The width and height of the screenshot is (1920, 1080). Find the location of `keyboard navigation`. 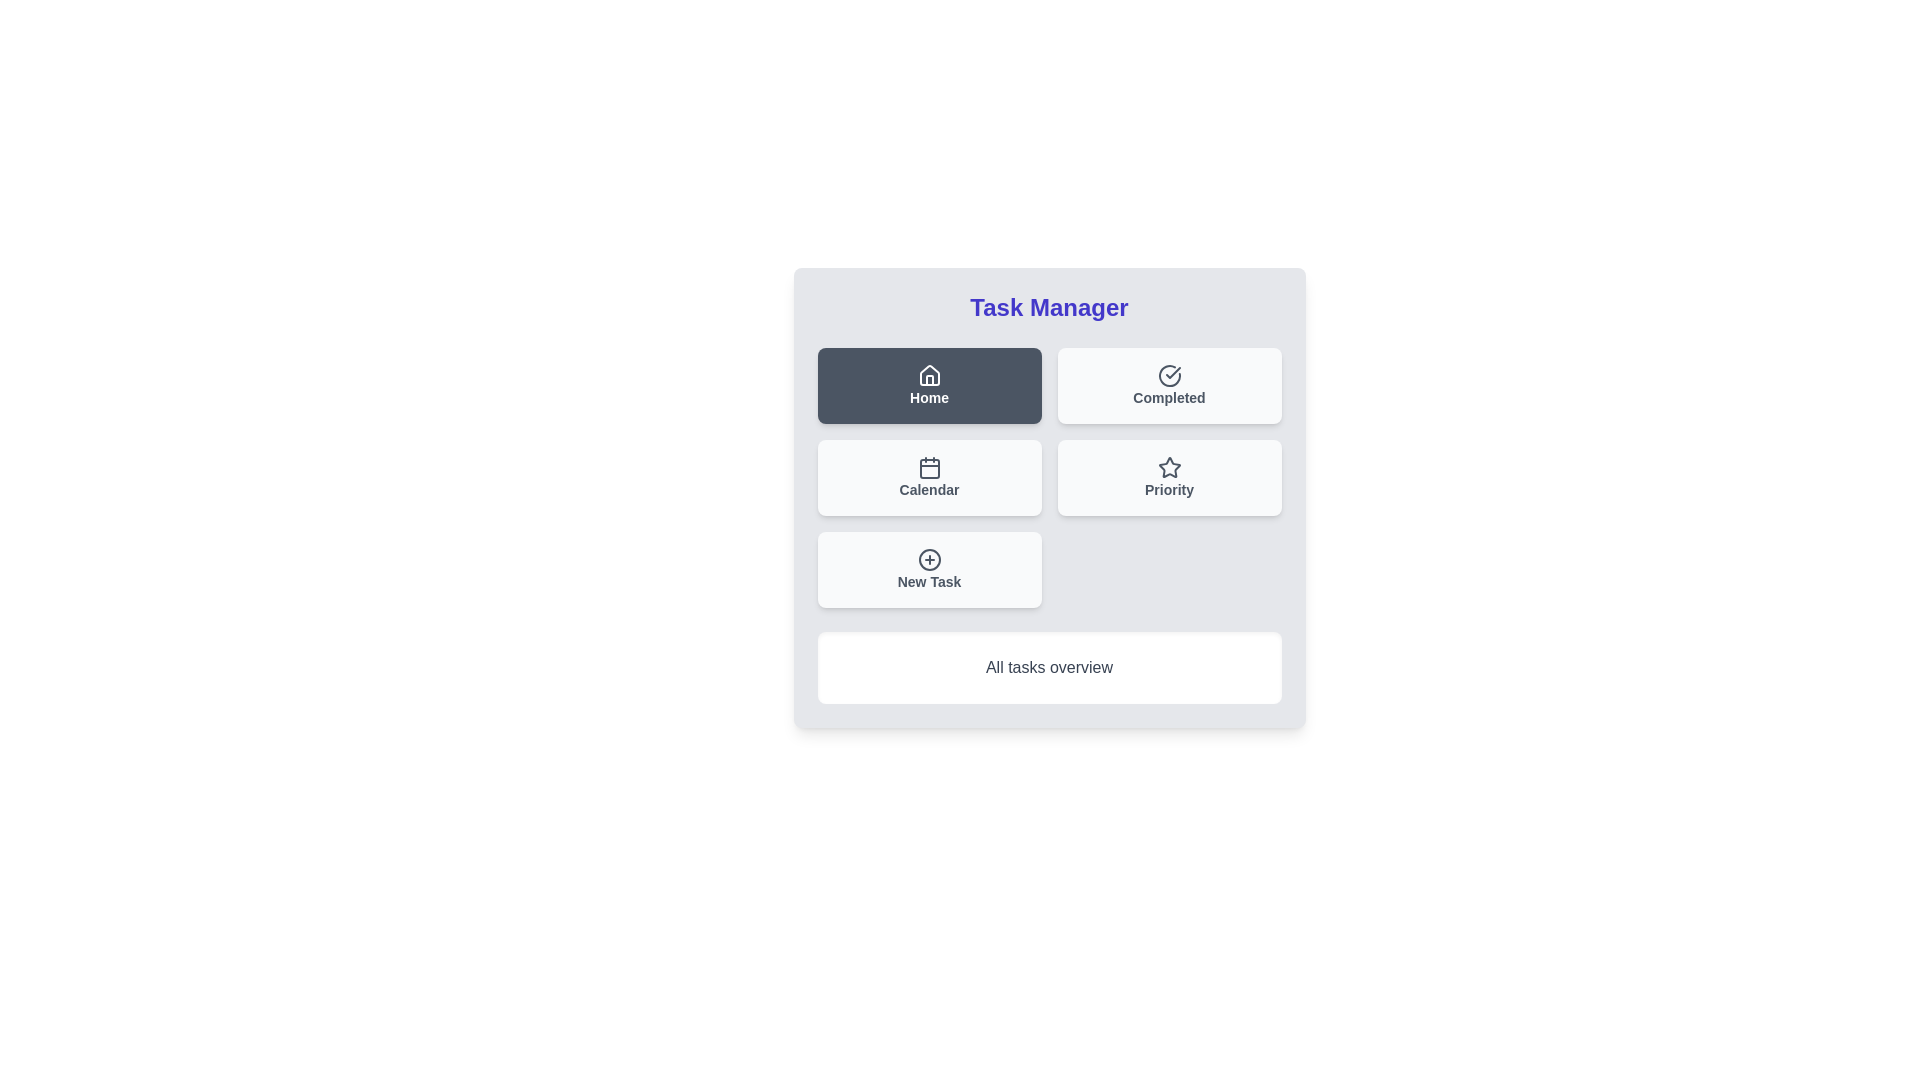

keyboard navigation is located at coordinates (928, 570).